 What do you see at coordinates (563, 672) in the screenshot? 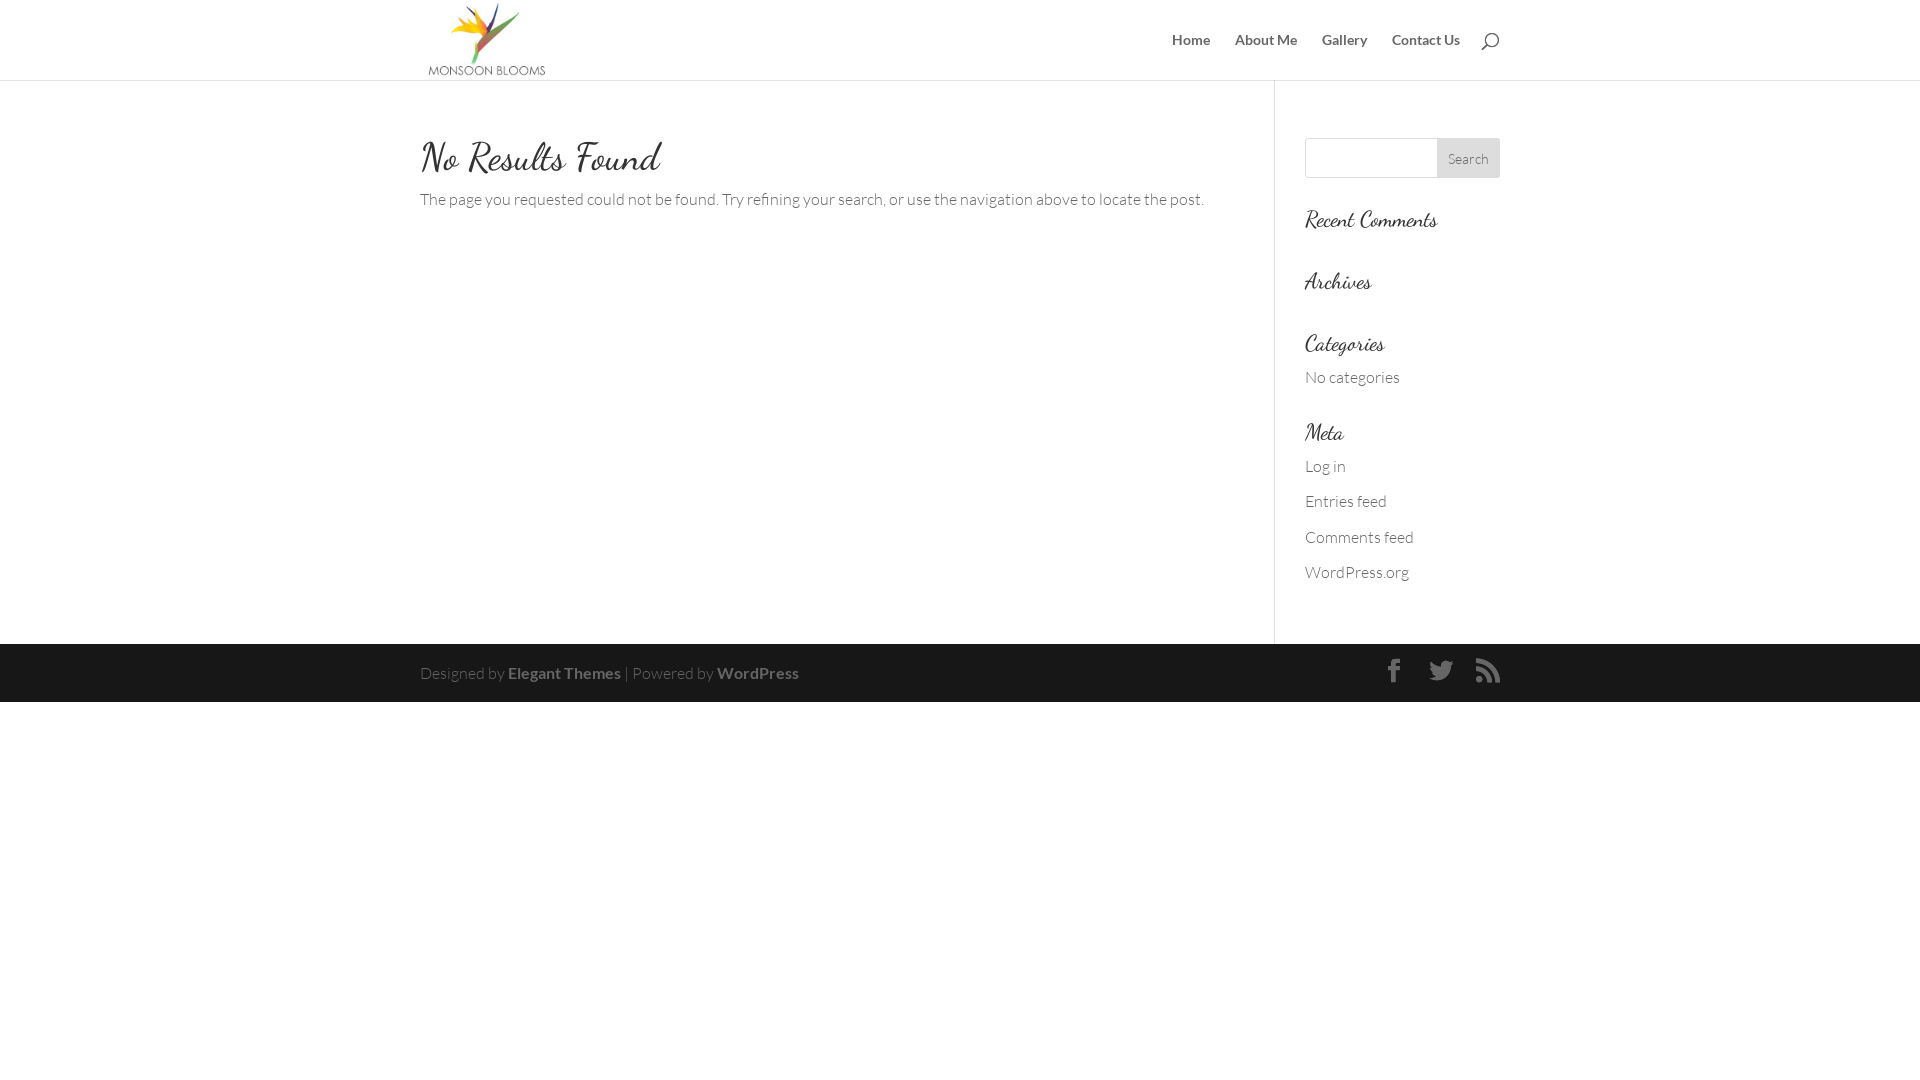
I see `'Elegant Themes'` at bounding box center [563, 672].